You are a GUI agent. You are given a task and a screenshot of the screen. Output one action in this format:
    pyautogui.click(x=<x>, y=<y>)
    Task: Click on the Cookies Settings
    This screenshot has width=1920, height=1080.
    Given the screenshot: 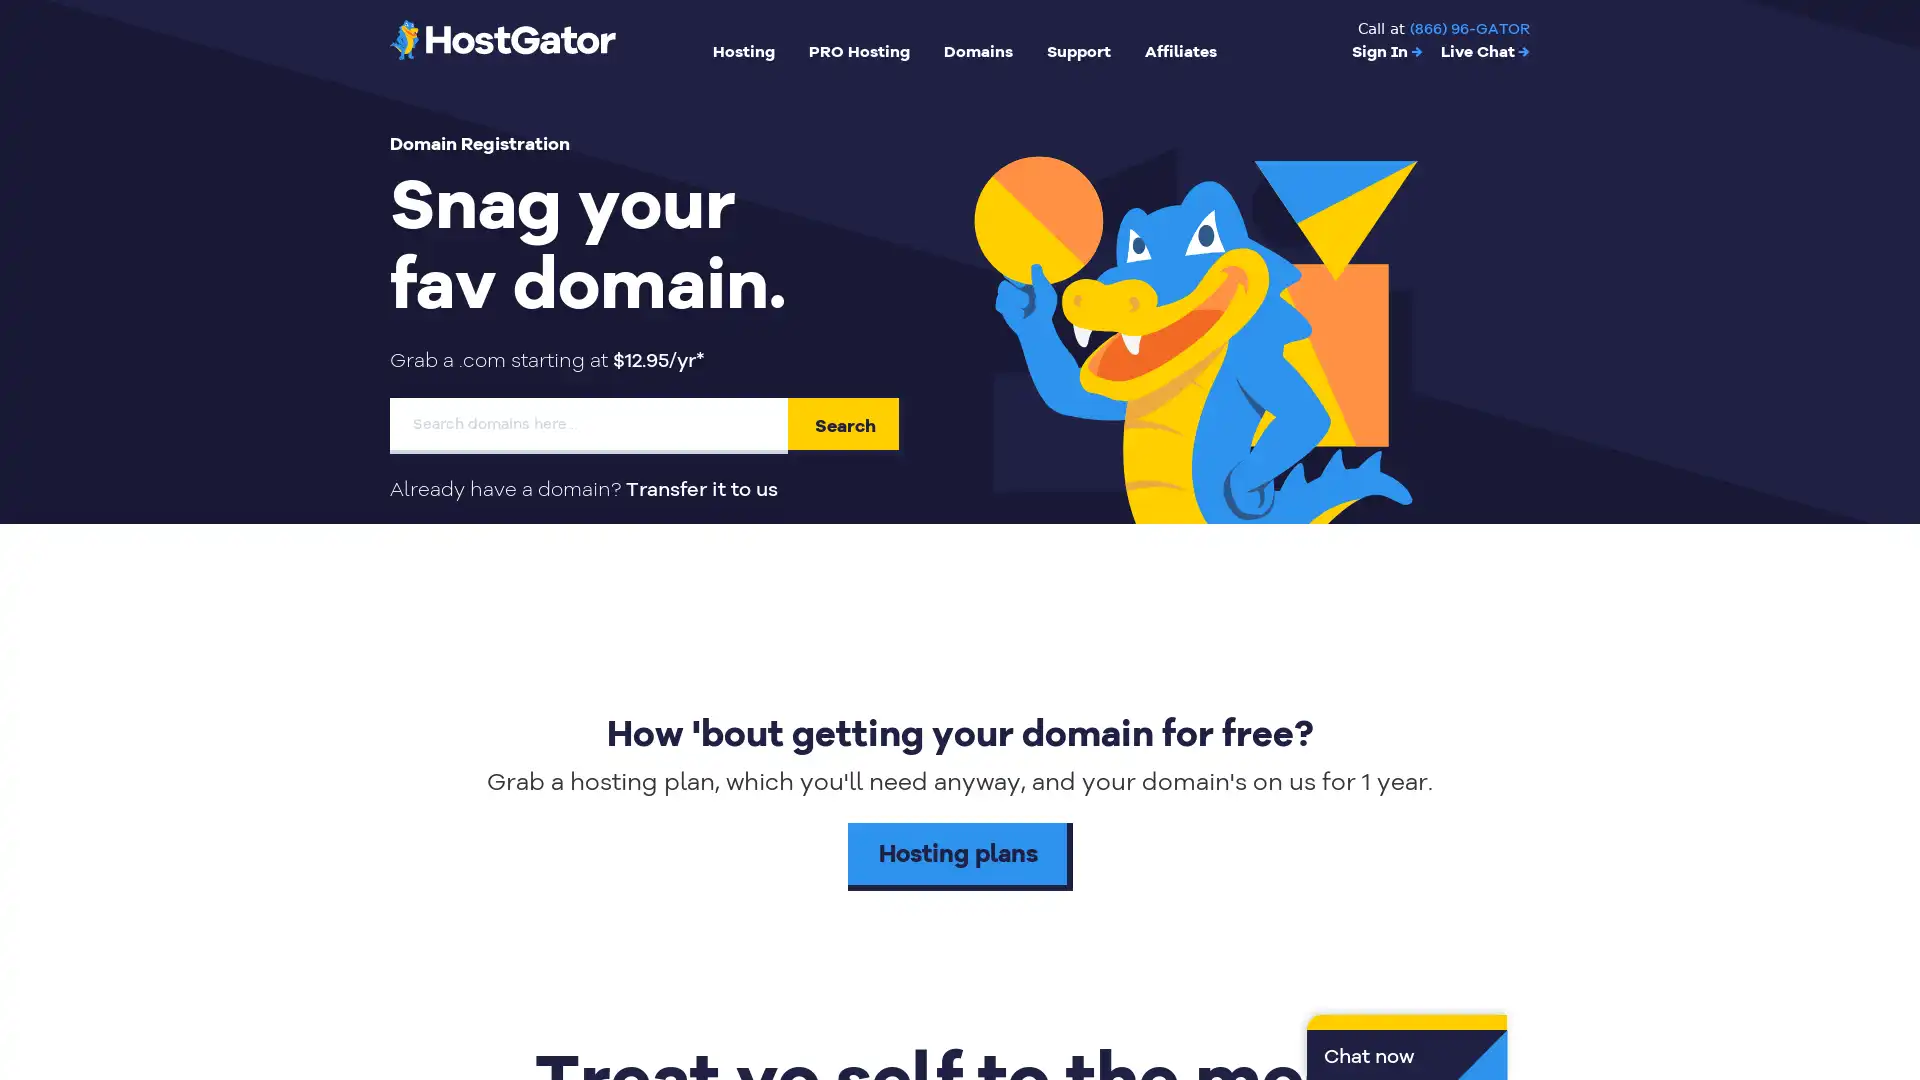 What is the action you would take?
    pyautogui.click(x=203, y=1002)
    